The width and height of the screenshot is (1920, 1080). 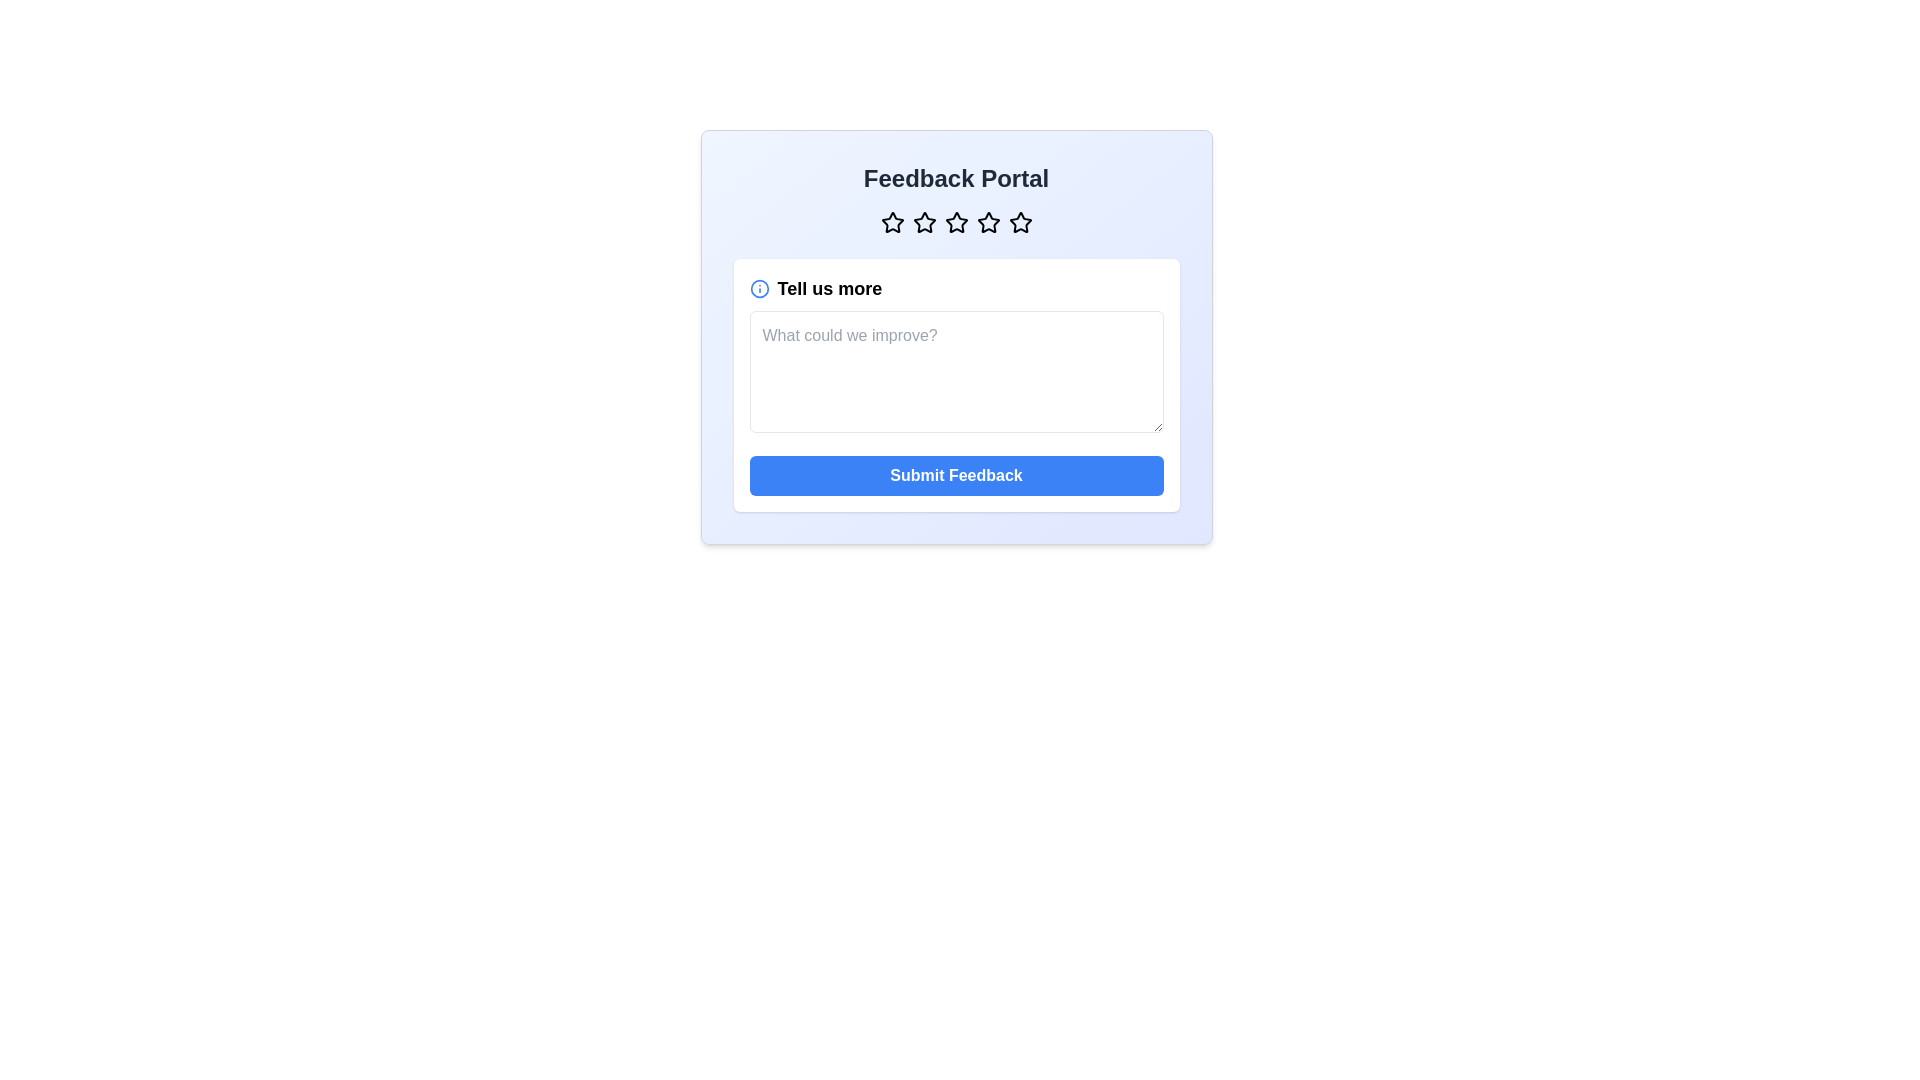 I want to click on the third interactive rating star icon in the feedback form, so click(x=955, y=223).